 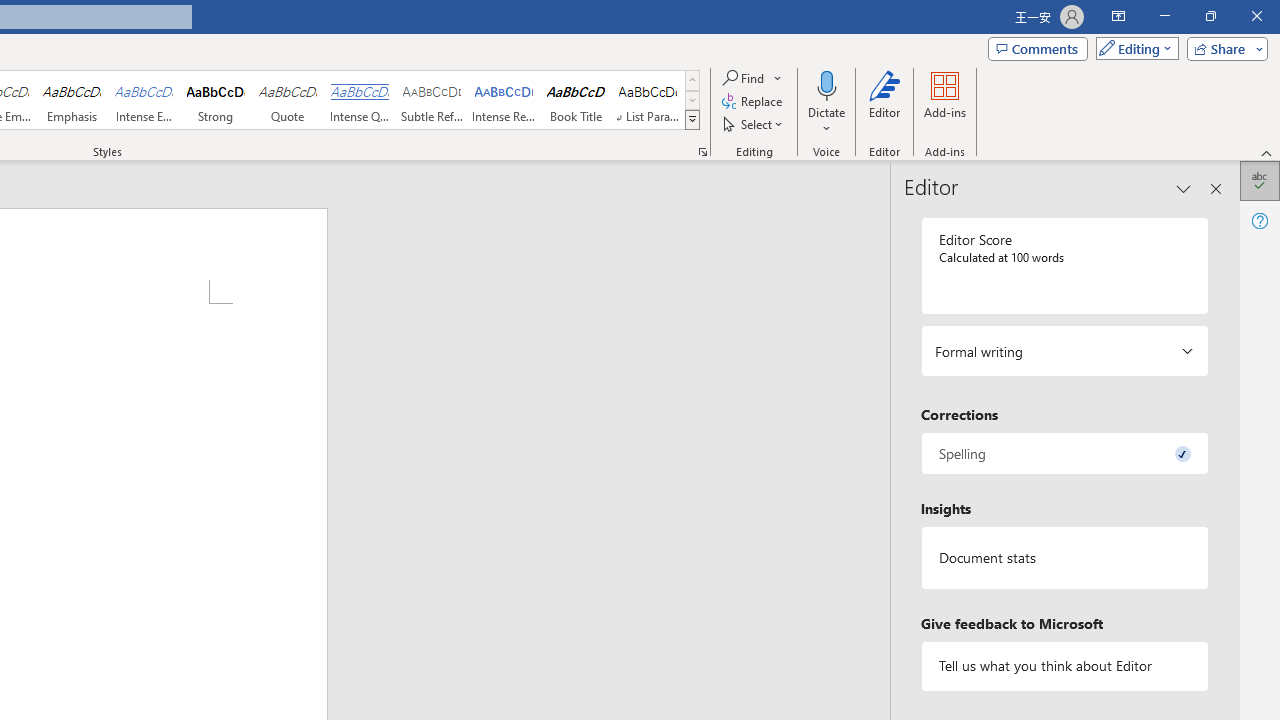 What do you see at coordinates (1215, 189) in the screenshot?
I see `'Close pane'` at bounding box center [1215, 189].